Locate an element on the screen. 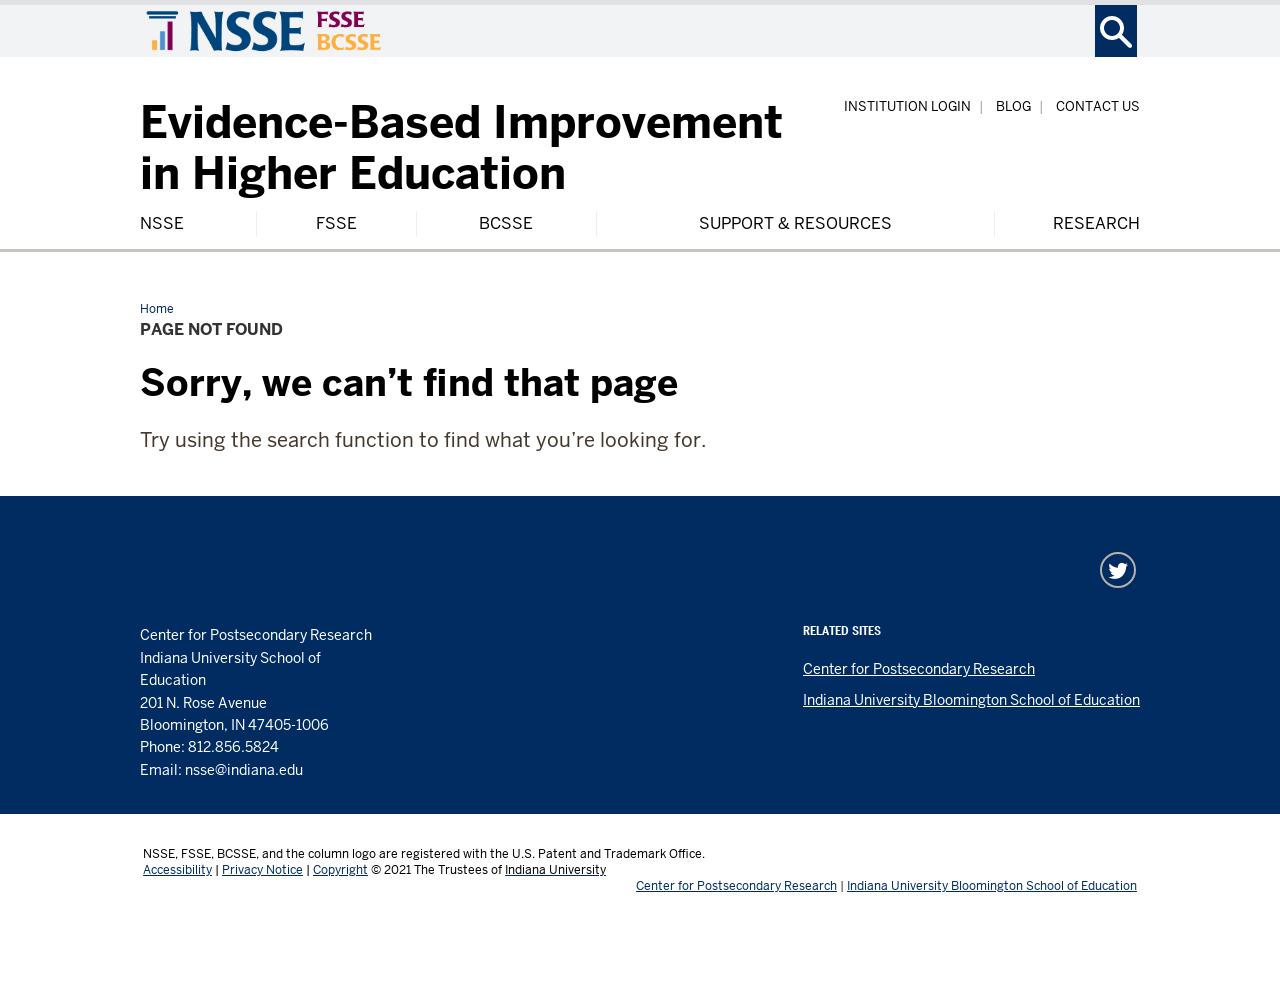 This screenshot has height=1000, width=1280. 'The Trustees of' is located at coordinates (412, 869).